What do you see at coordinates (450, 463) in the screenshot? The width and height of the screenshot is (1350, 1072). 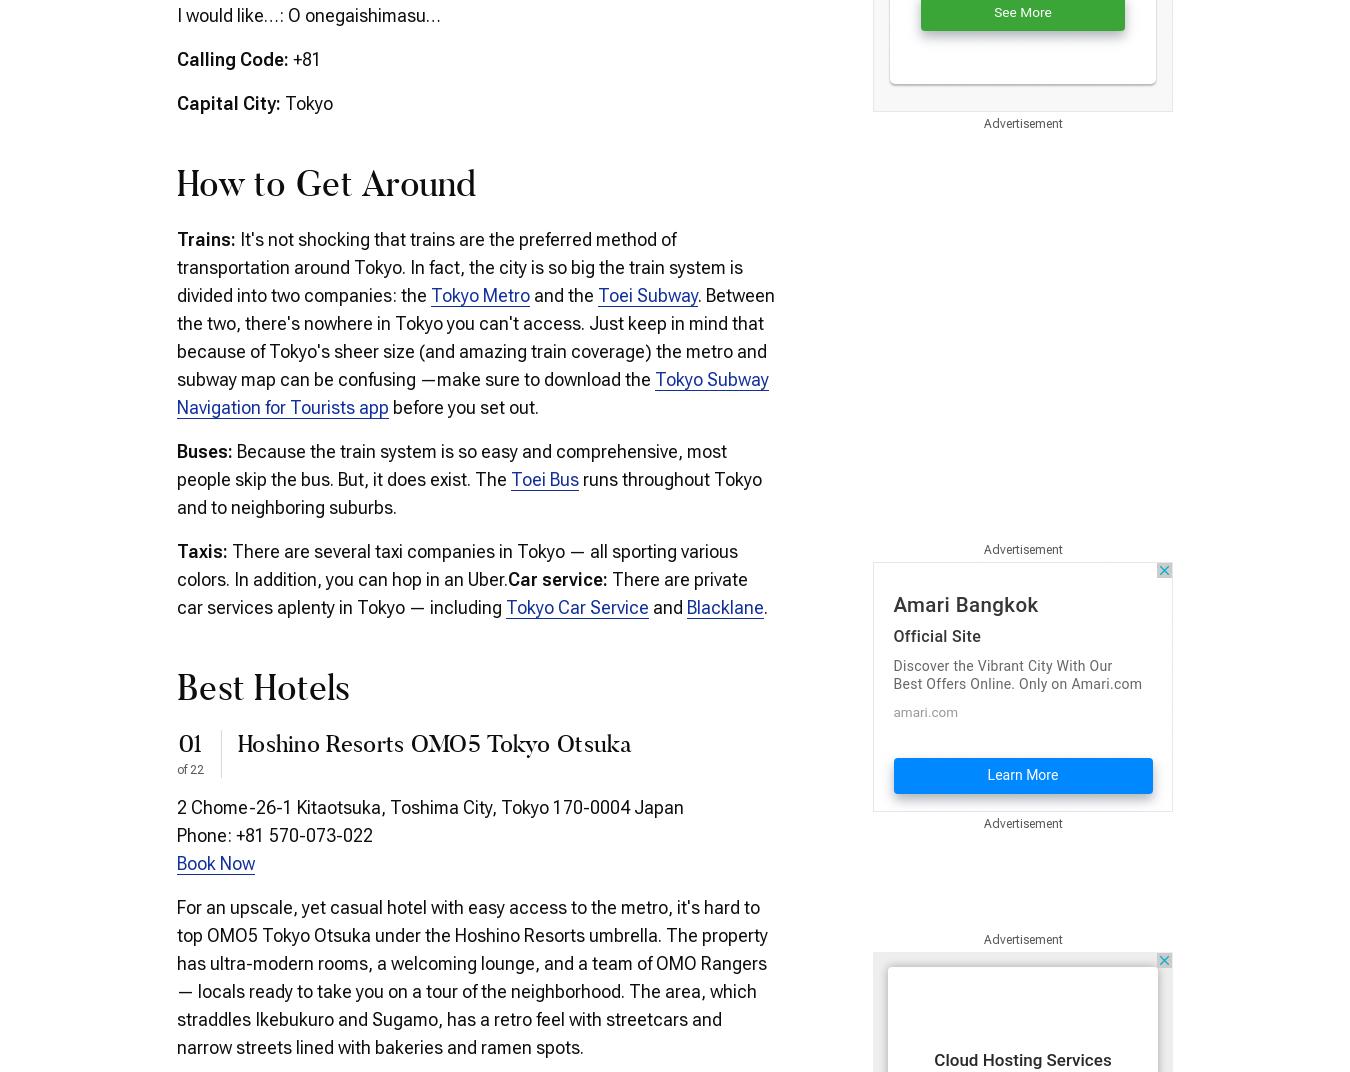 I see `'Because the train system is so easy and comprehensive, most people skip the bus. But, it does exist. The'` at bounding box center [450, 463].